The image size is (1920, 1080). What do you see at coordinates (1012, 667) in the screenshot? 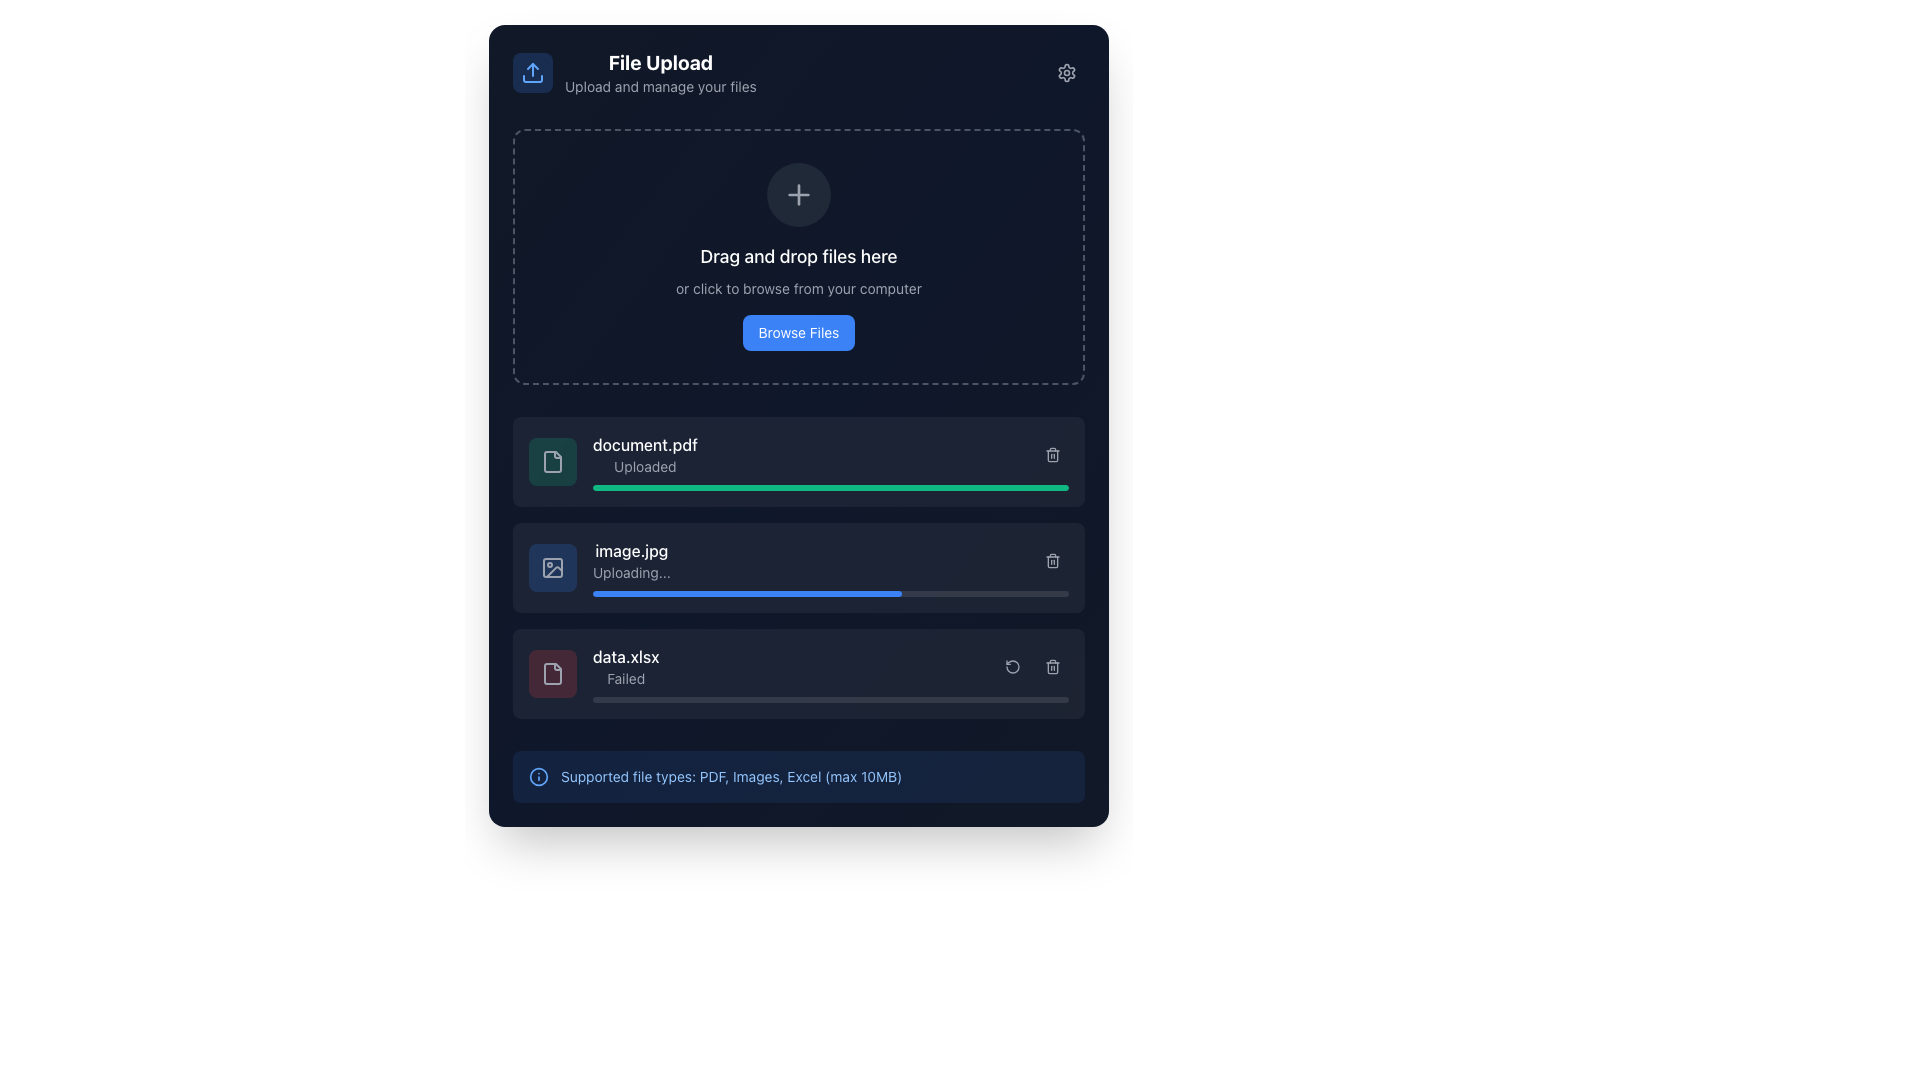
I see `the first circular icon on the right end of the file upload list to retry uploading the associated file` at bounding box center [1012, 667].